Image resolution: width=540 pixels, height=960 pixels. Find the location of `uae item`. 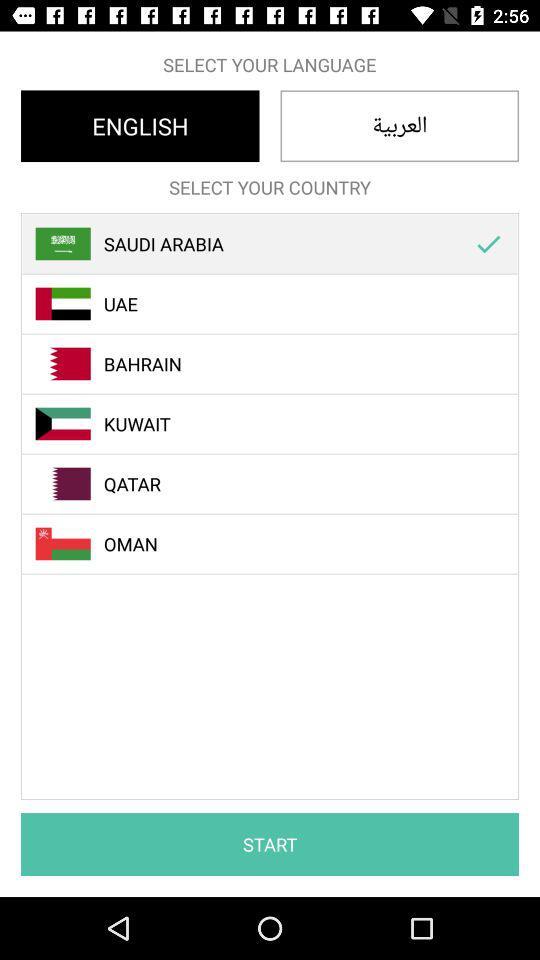

uae item is located at coordinates (280, 304).